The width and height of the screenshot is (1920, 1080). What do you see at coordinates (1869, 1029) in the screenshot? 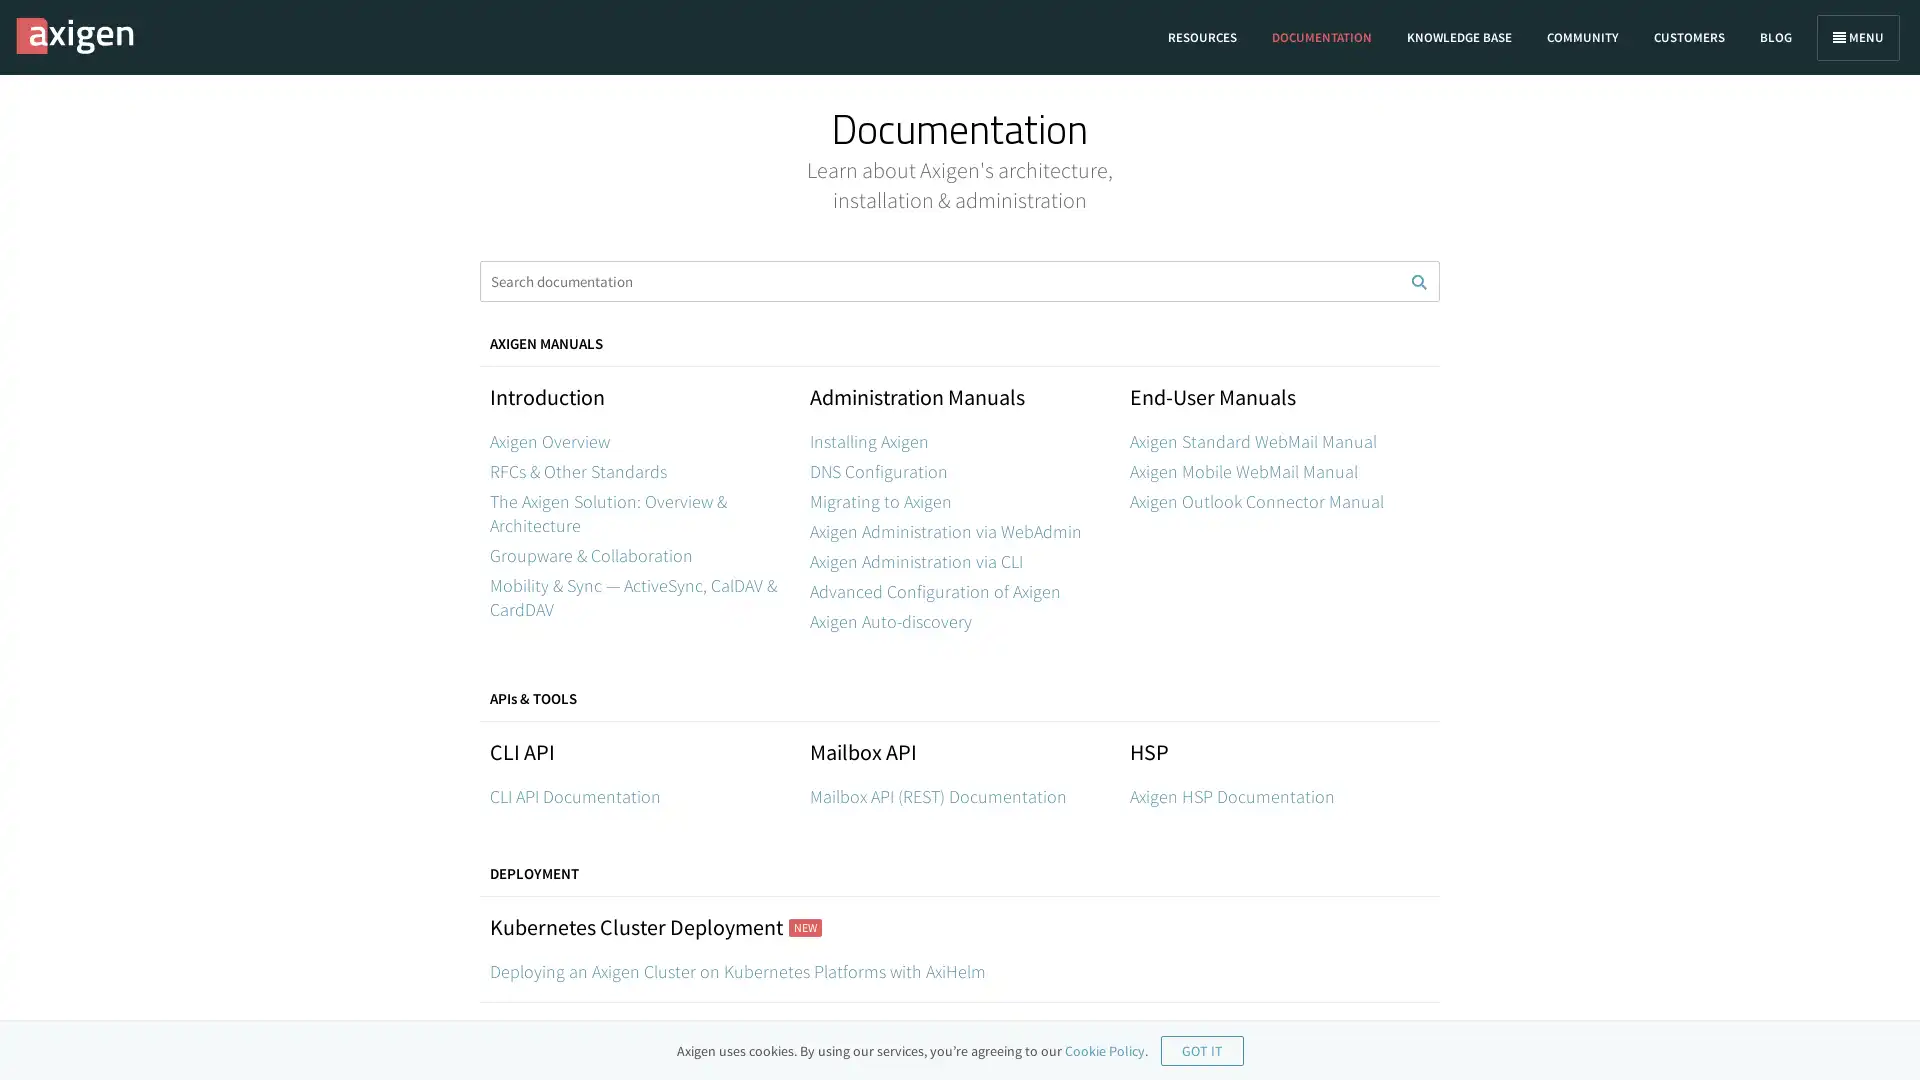
I see `Open Intercom Messenger` at bounding box center [1869, 1029].